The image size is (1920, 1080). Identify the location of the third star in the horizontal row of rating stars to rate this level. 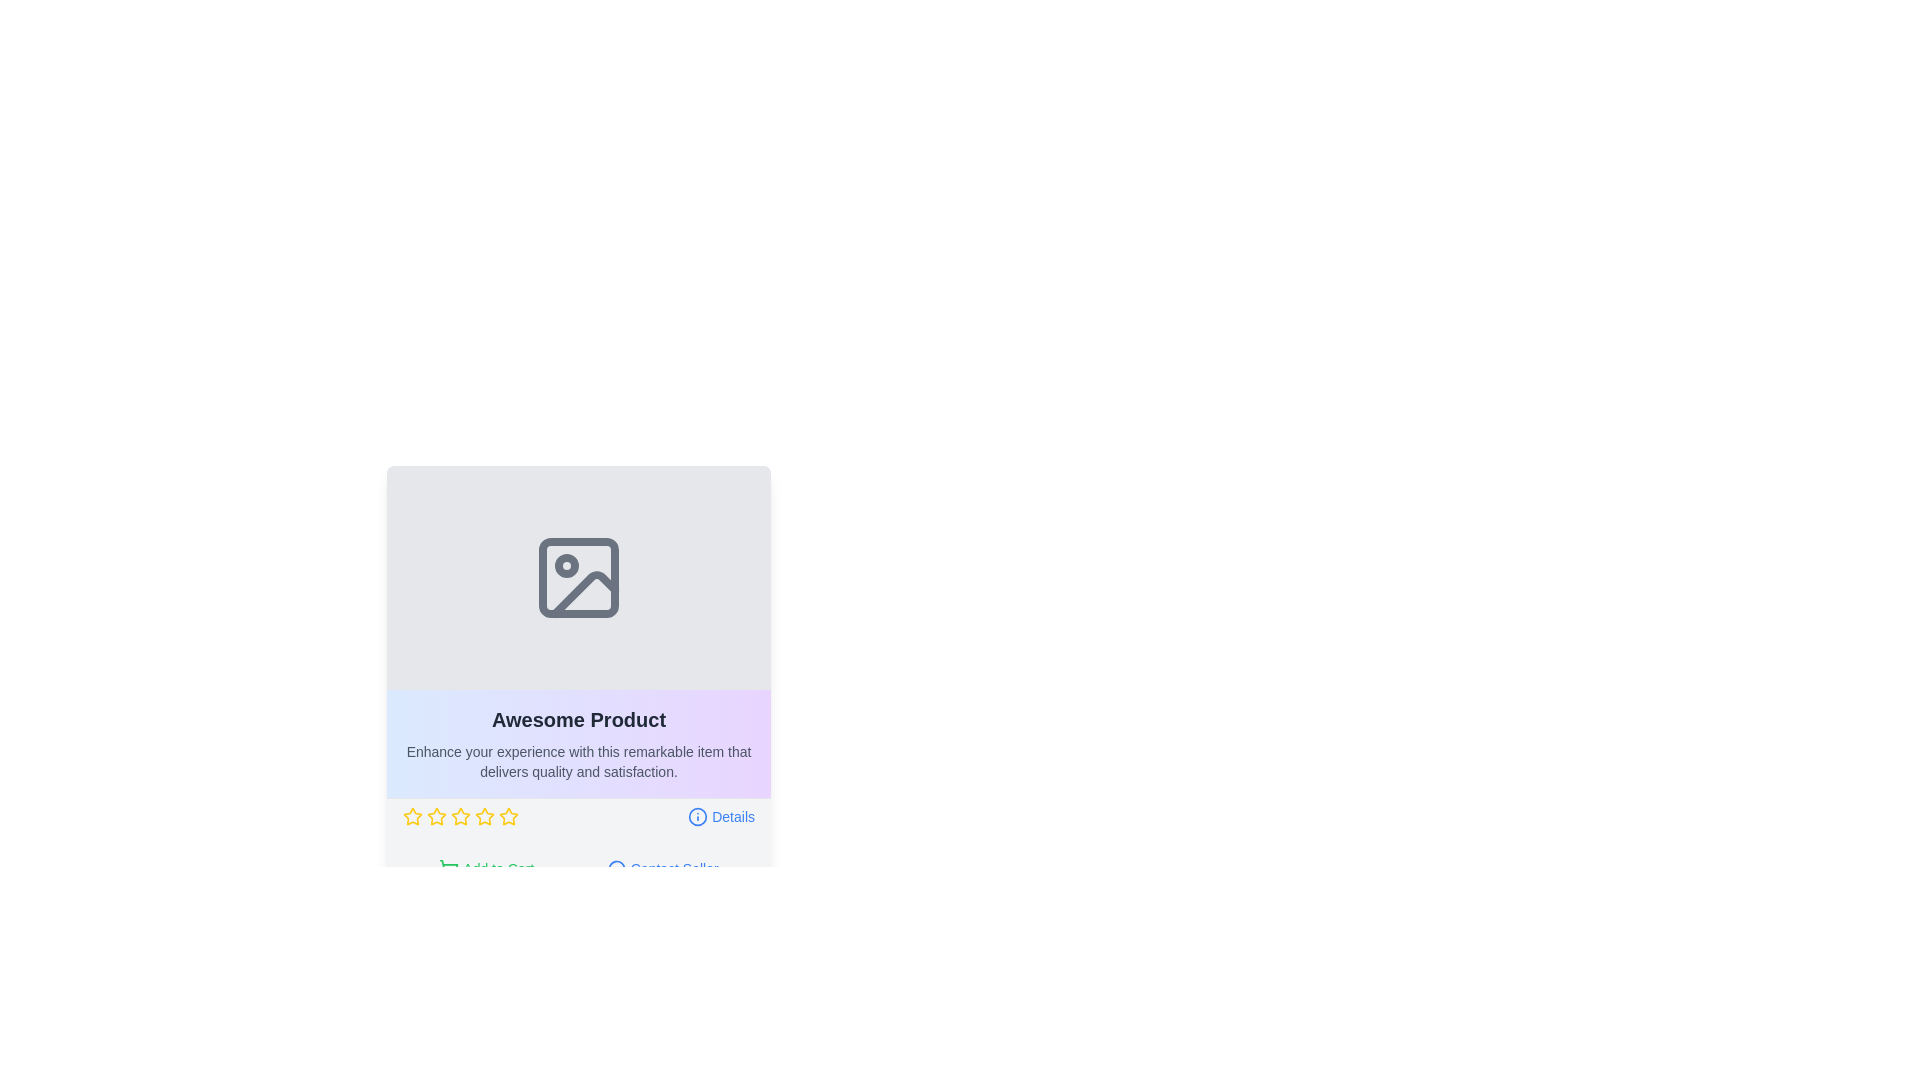
(484, 816).